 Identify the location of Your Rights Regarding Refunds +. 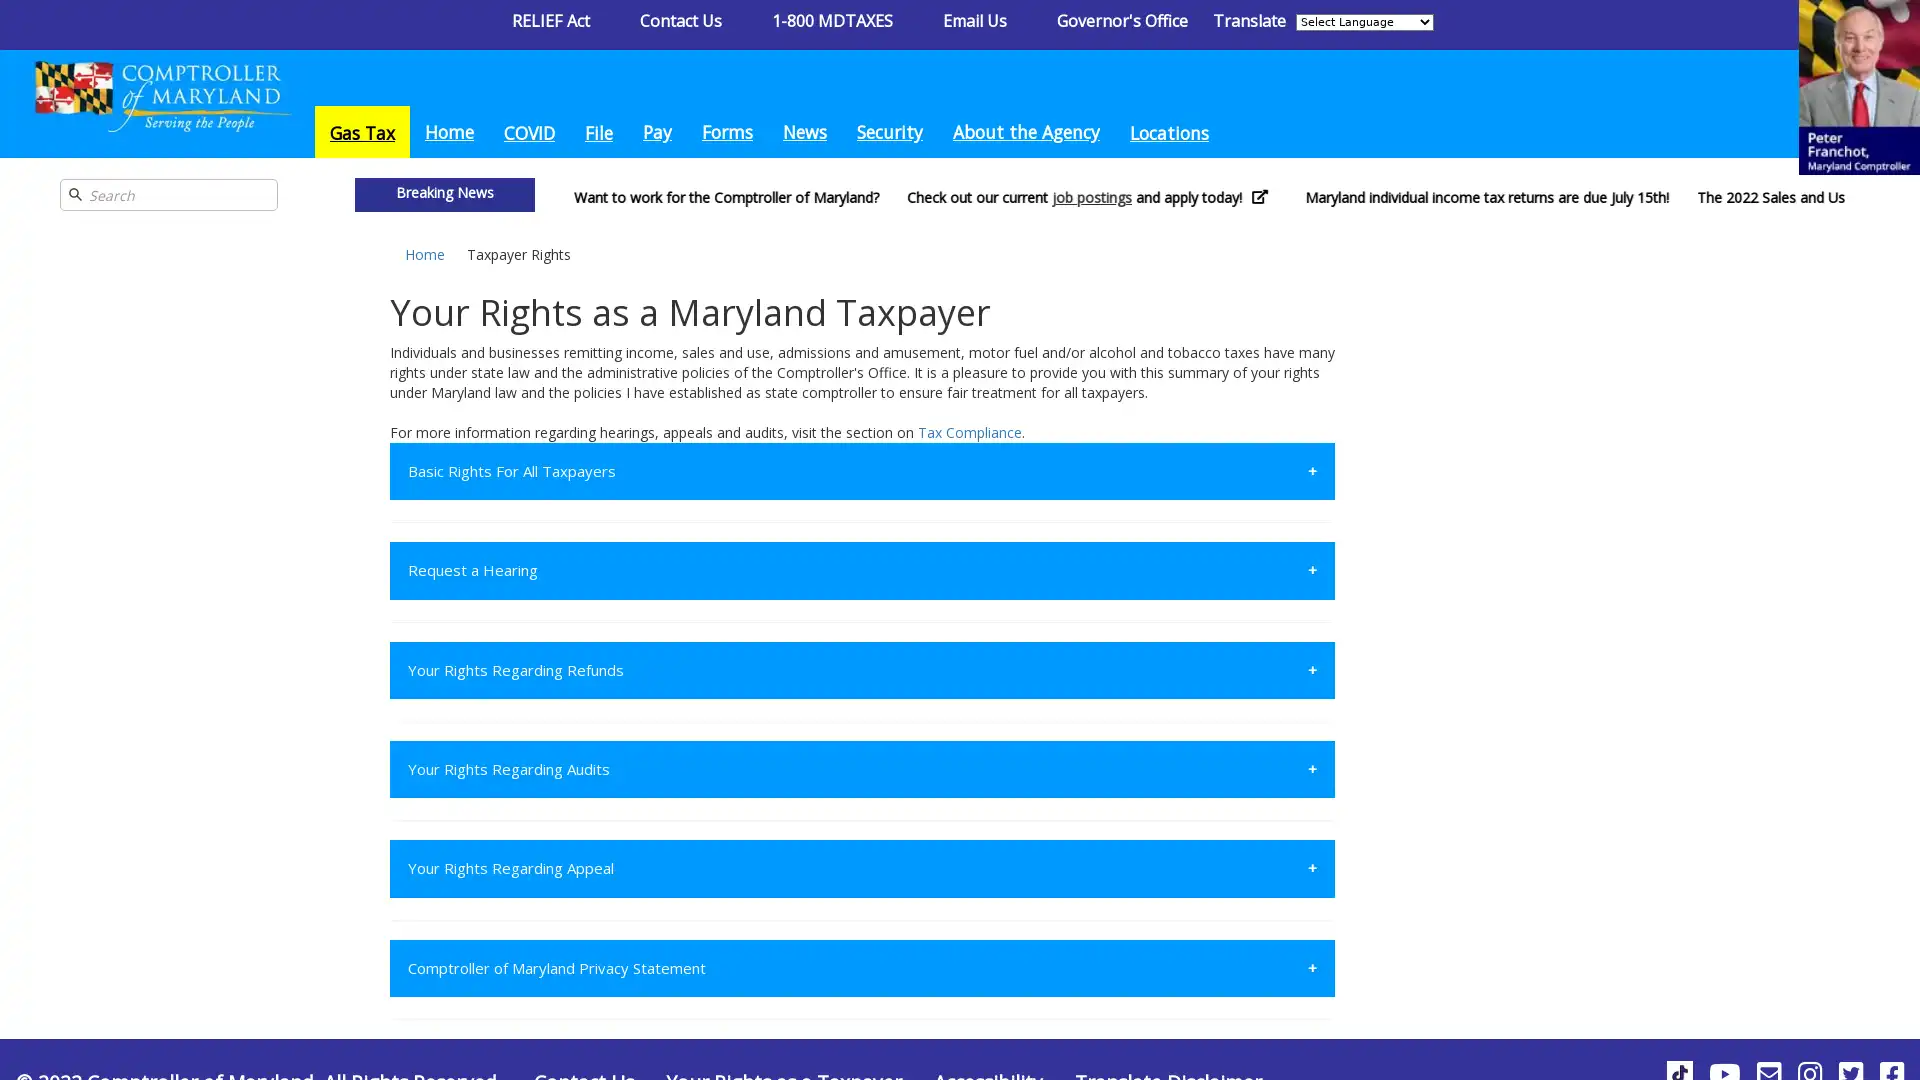
(862, 670).